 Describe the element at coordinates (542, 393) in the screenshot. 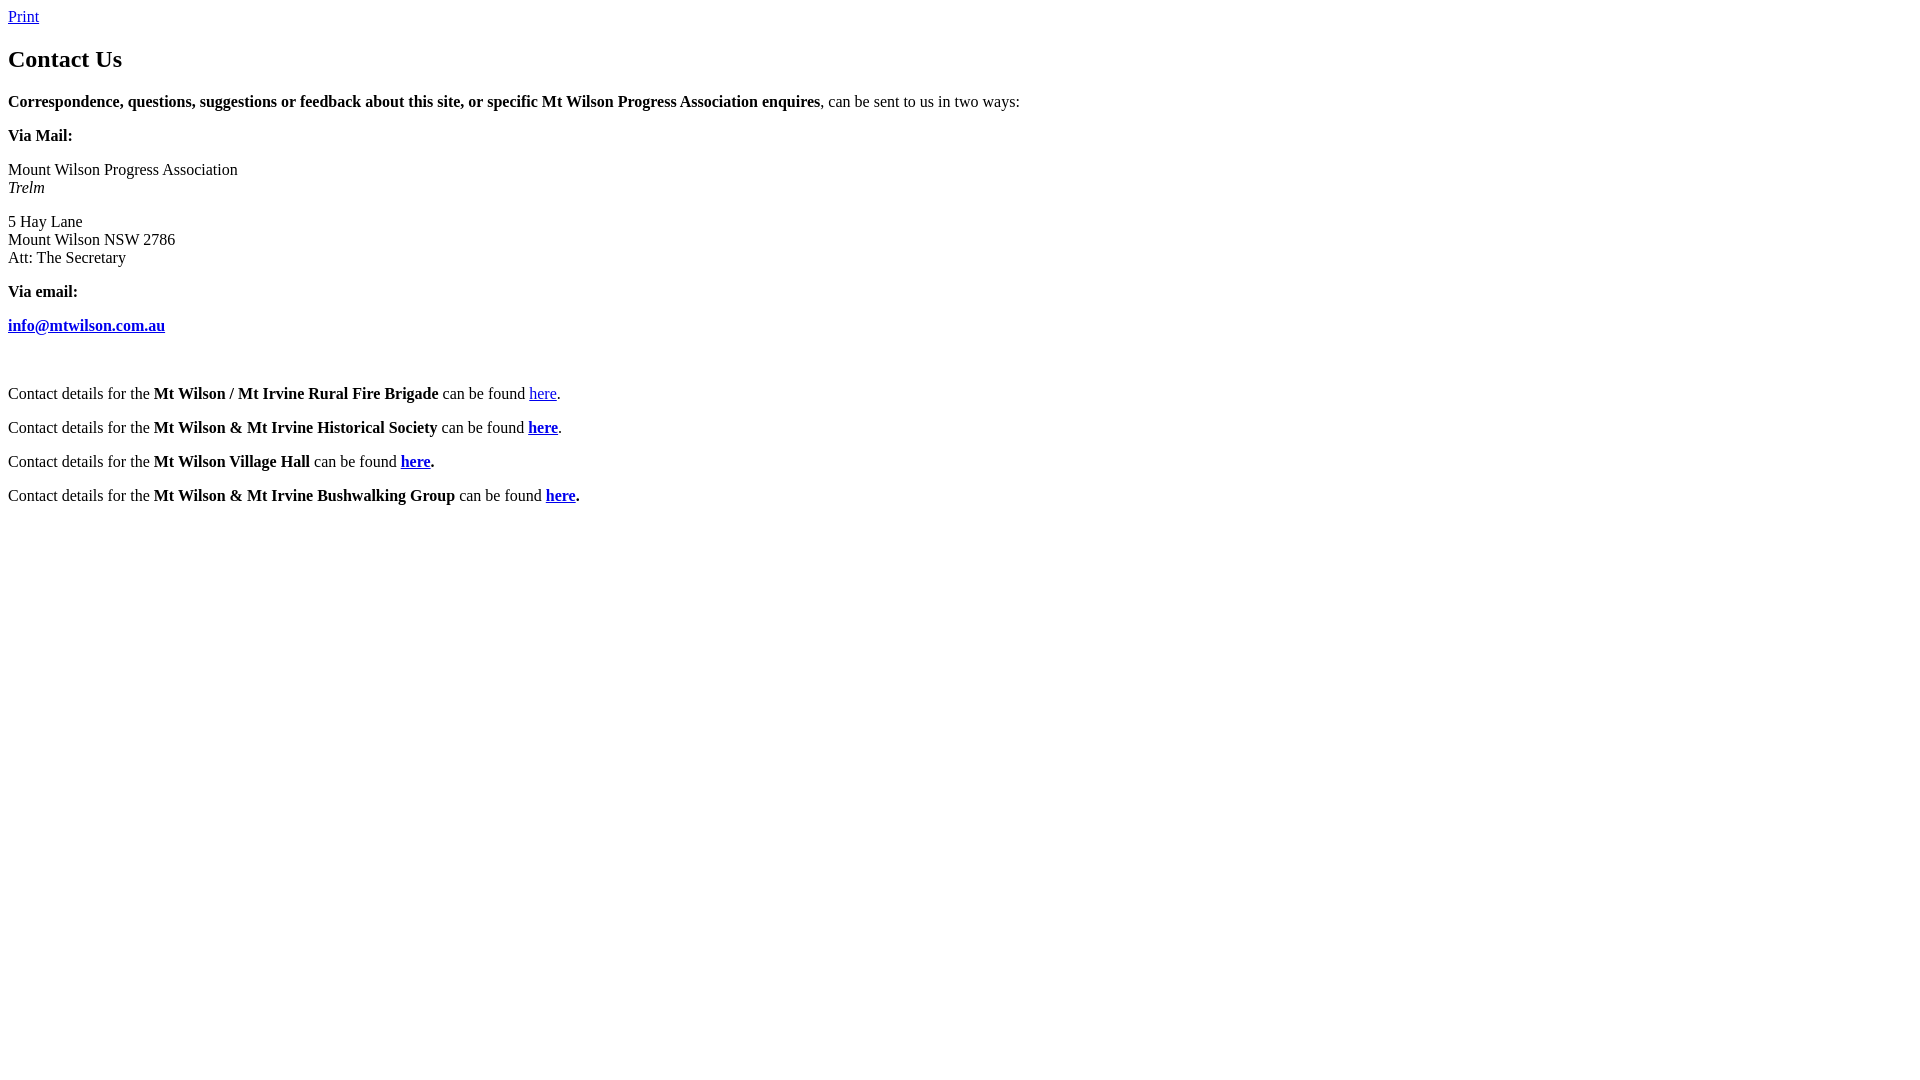

I see `'here'` at that location.